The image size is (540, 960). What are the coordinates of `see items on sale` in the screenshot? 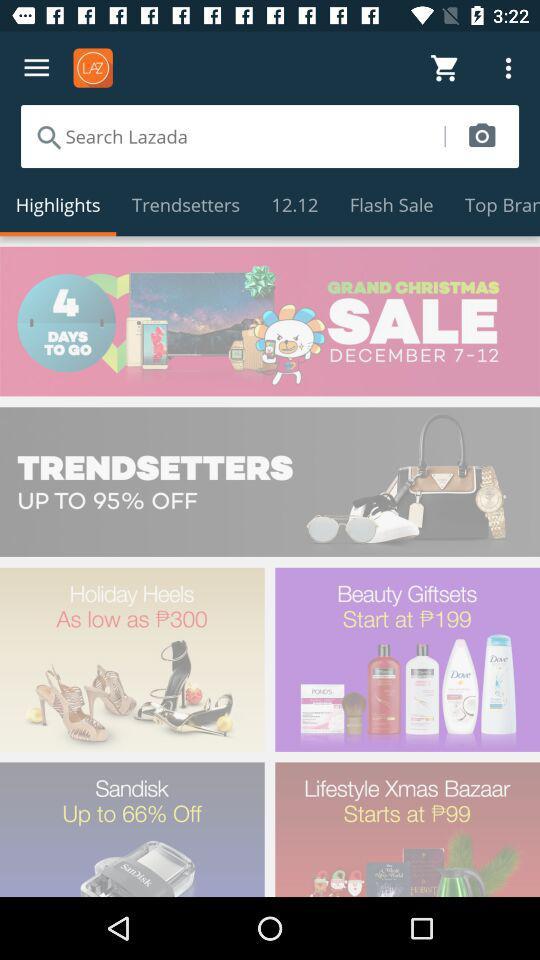 It's located at (270, 321).